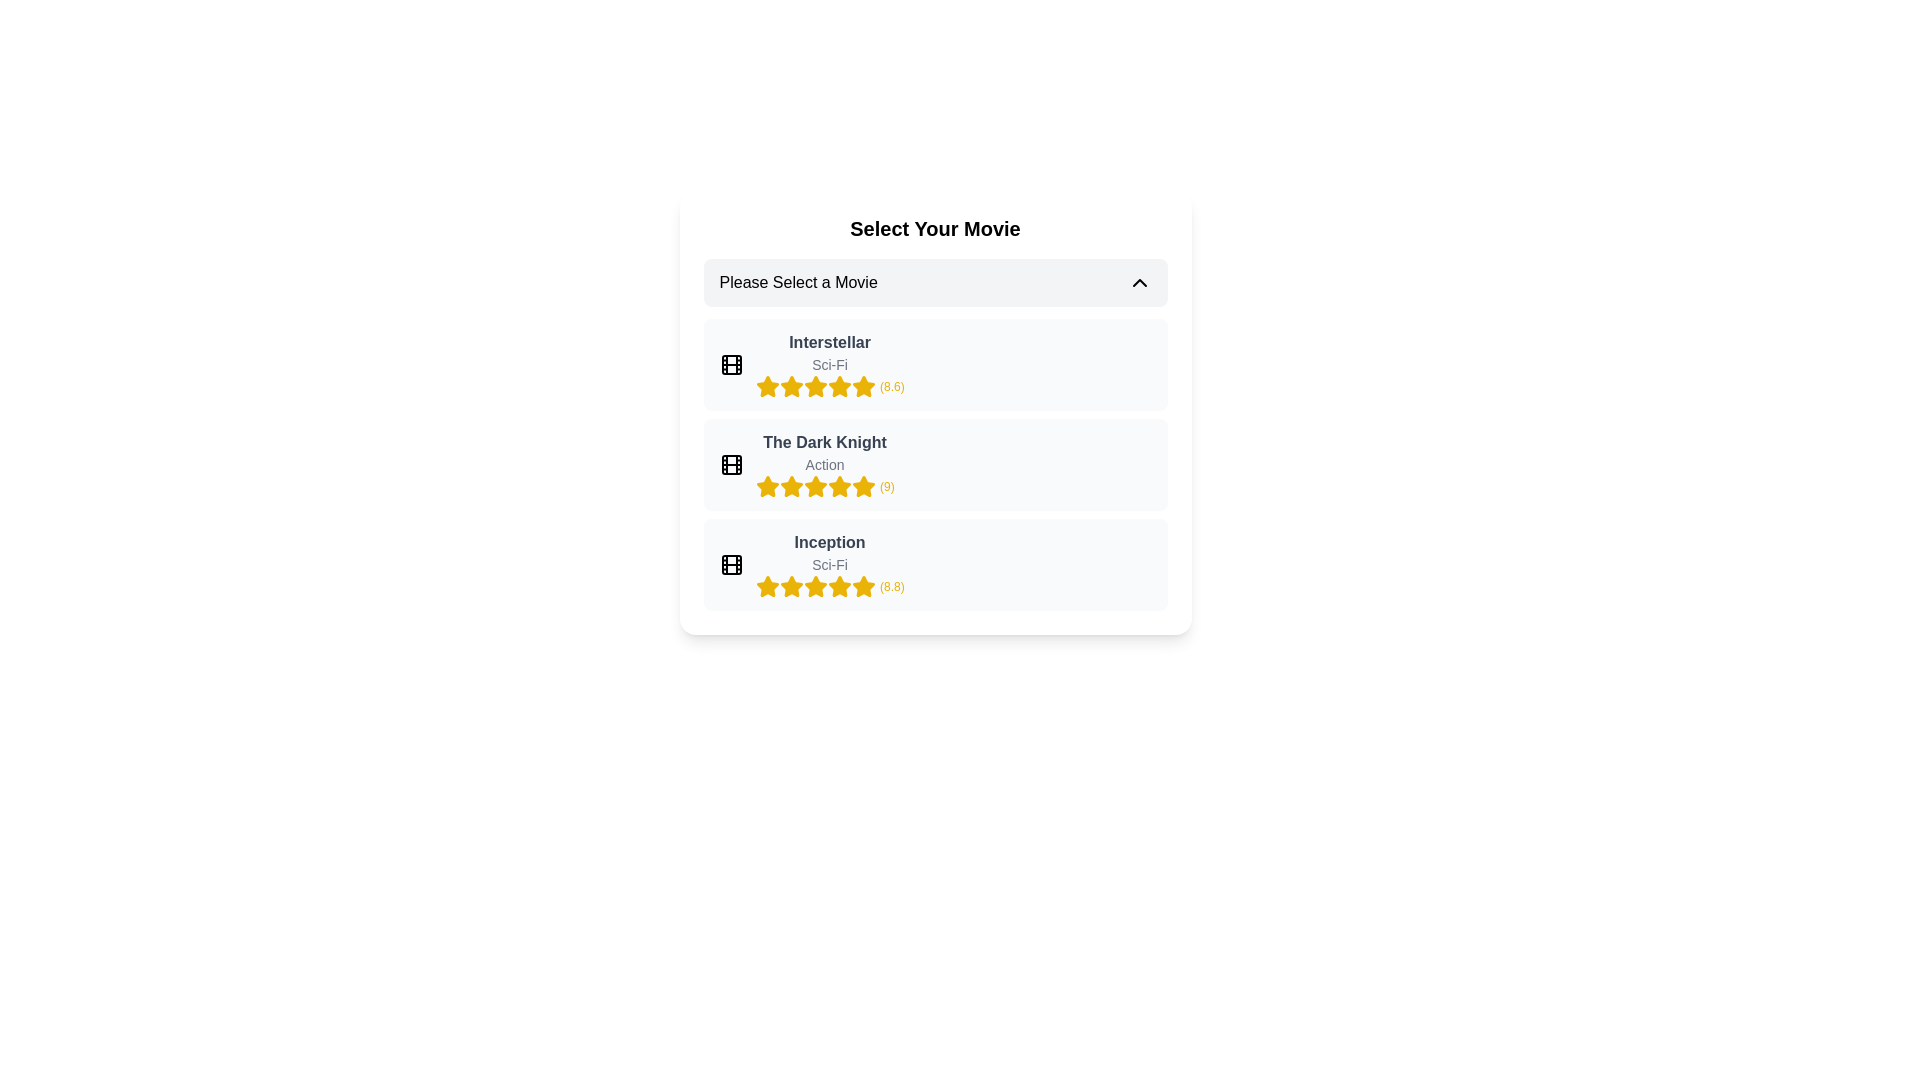 Image resolution: width=1920 pixels, height=1080 pixels. Describe the element at coordinates (790, 585) in the screenshot. I see `the third star icon in the rating system for the movie 'Inception', located to the left of the text '(8.8)'` at that location.